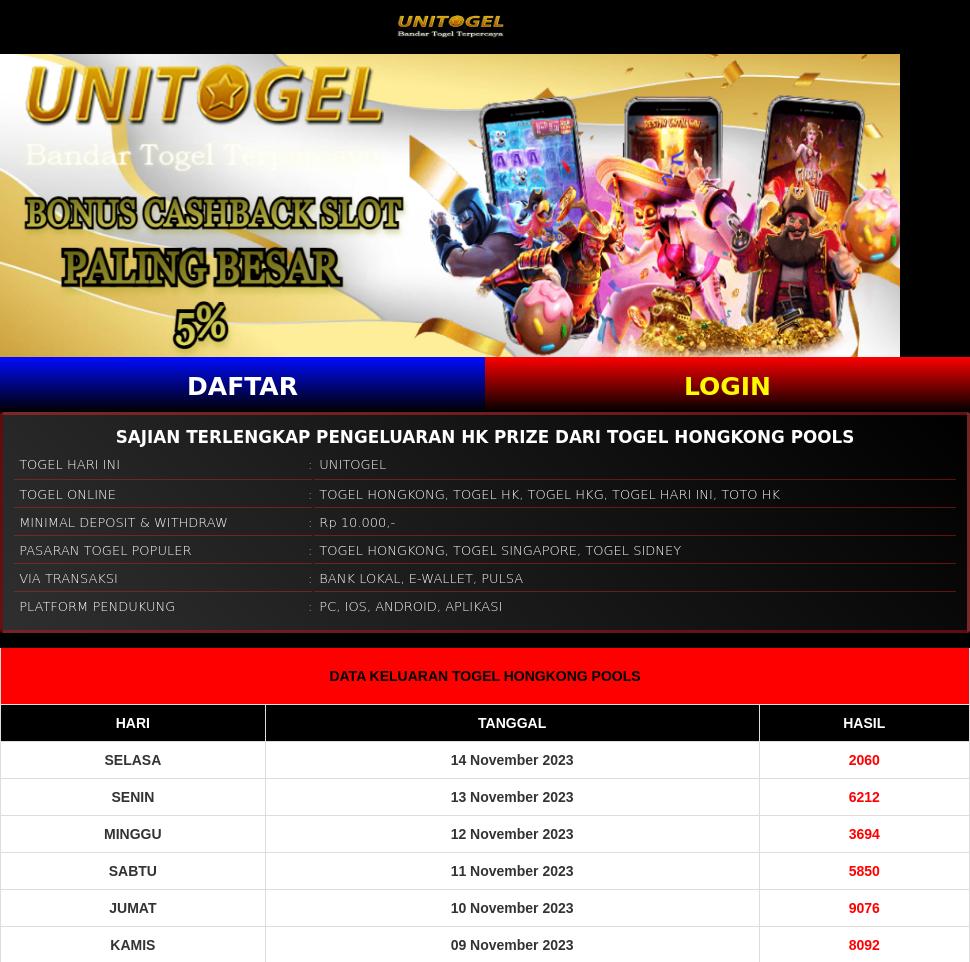  Describe the element at coordinates (420, 577) in the screenshot. I see `'BANK LOKAL, E-WALLET, PULSA'` at that location.